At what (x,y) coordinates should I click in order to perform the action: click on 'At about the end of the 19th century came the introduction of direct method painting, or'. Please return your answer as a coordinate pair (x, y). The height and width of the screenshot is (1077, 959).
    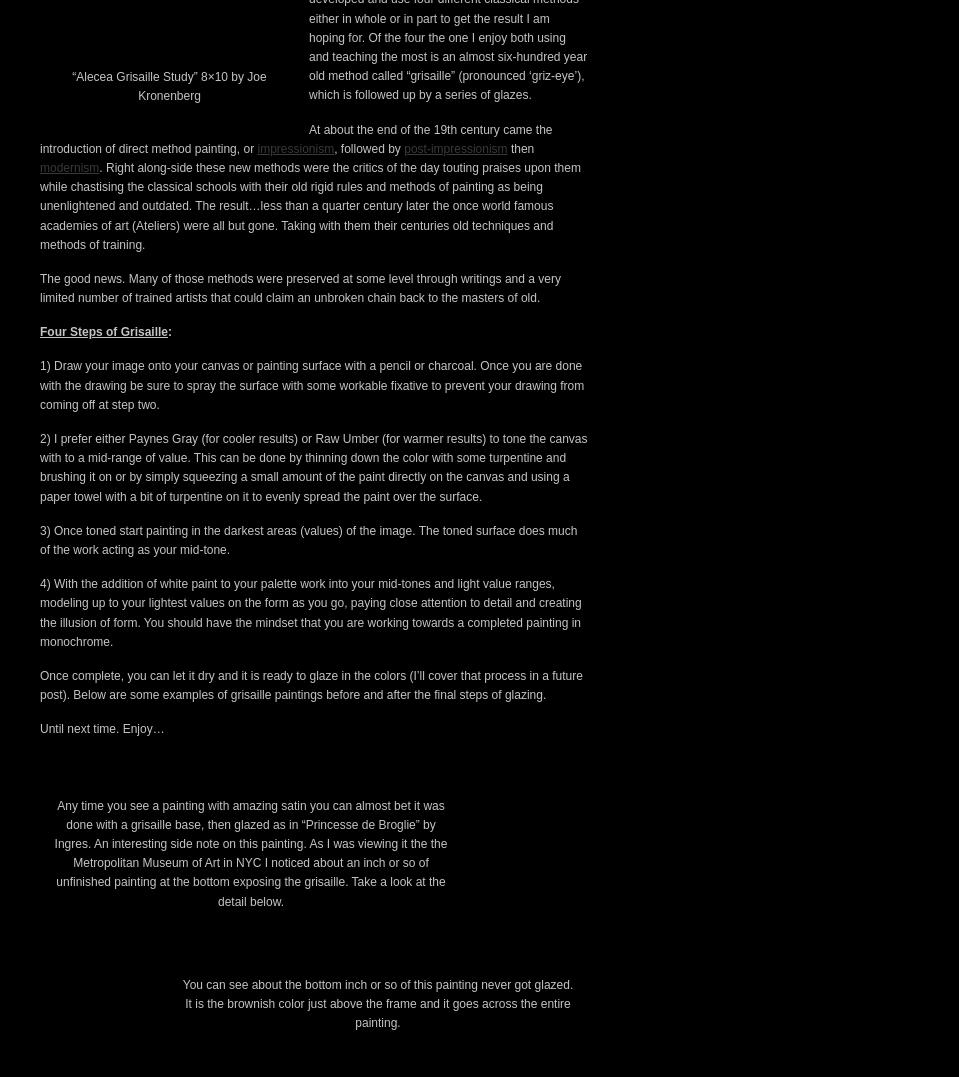
    Looking at the image, I should click on (295, 480).